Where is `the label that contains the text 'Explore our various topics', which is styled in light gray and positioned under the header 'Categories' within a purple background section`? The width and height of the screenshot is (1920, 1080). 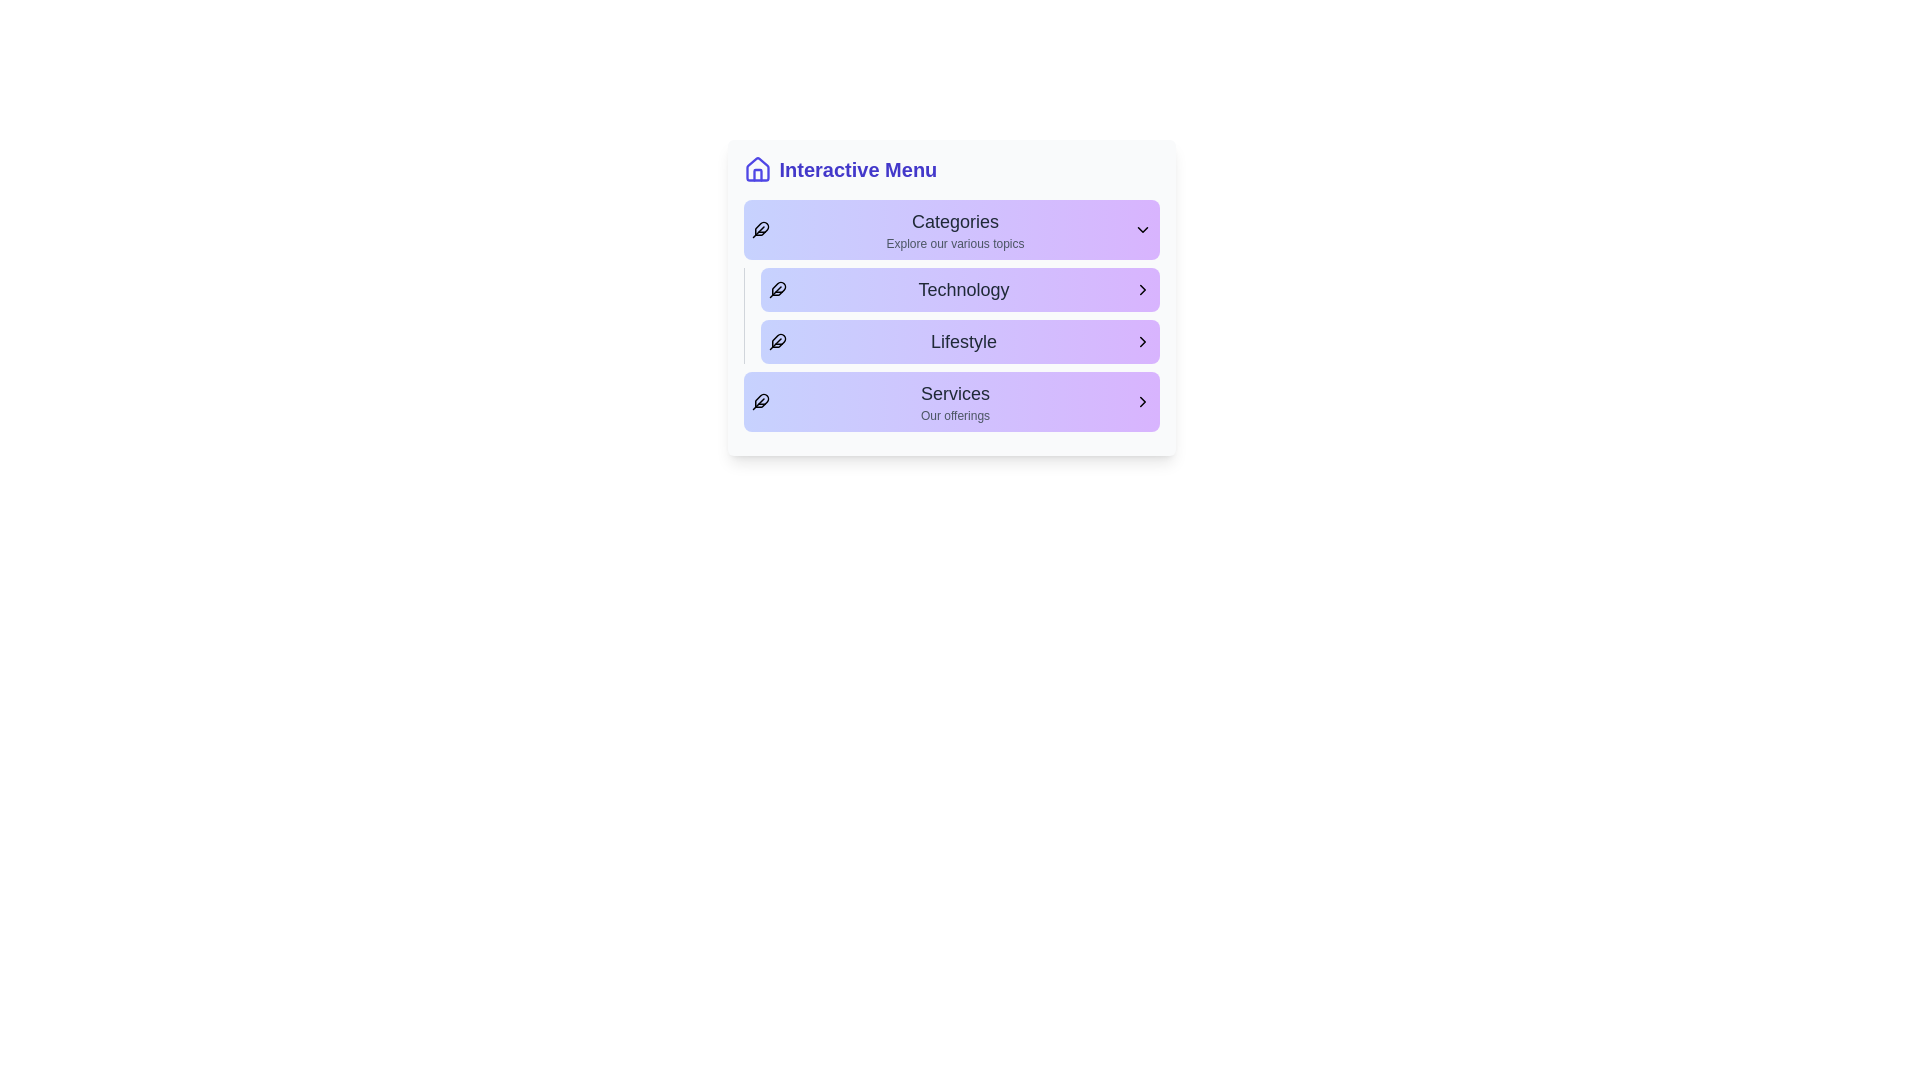 the label that contains the text 'Explore our various topics', which is styled in light gray and positioned under the header 'Categories' within a purple background section is located at coordinates (954, 242).